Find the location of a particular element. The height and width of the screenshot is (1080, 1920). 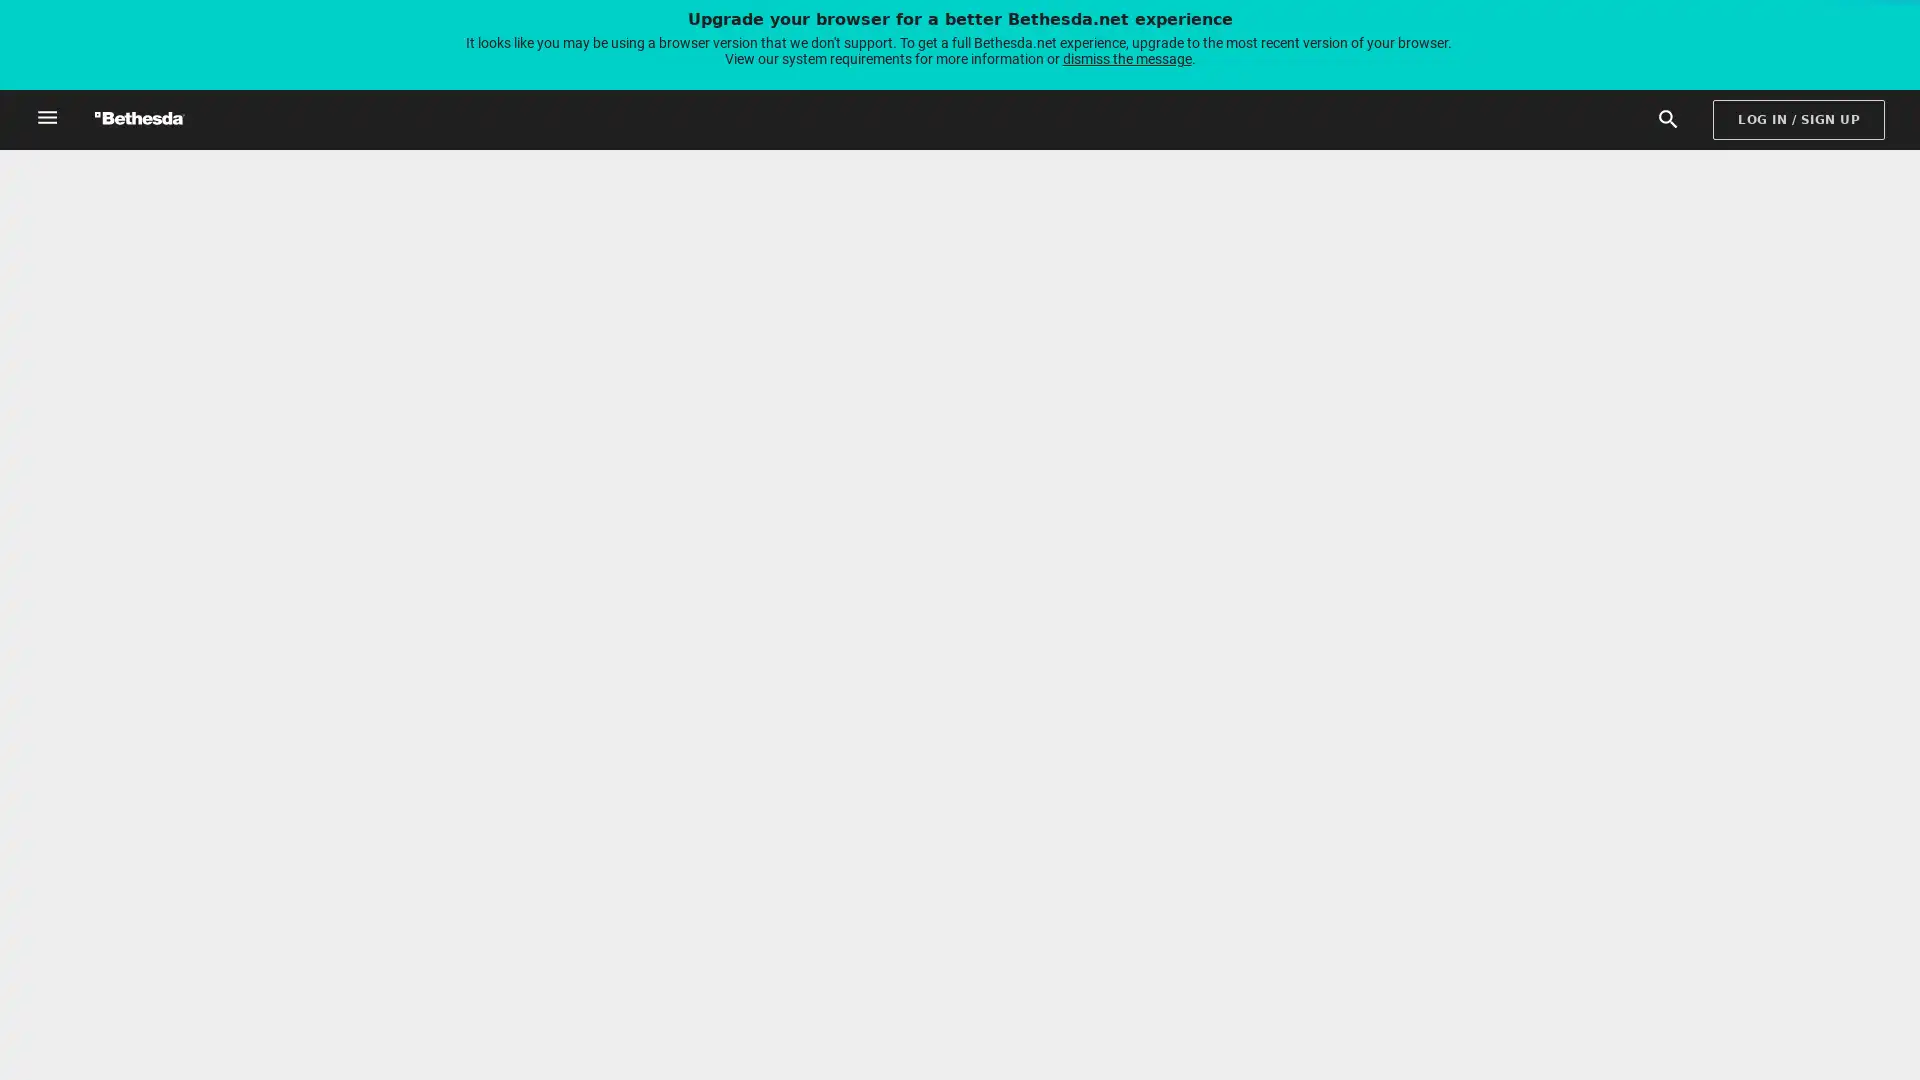

Open Global Navigation Menu is located at coordinates (47, 116).